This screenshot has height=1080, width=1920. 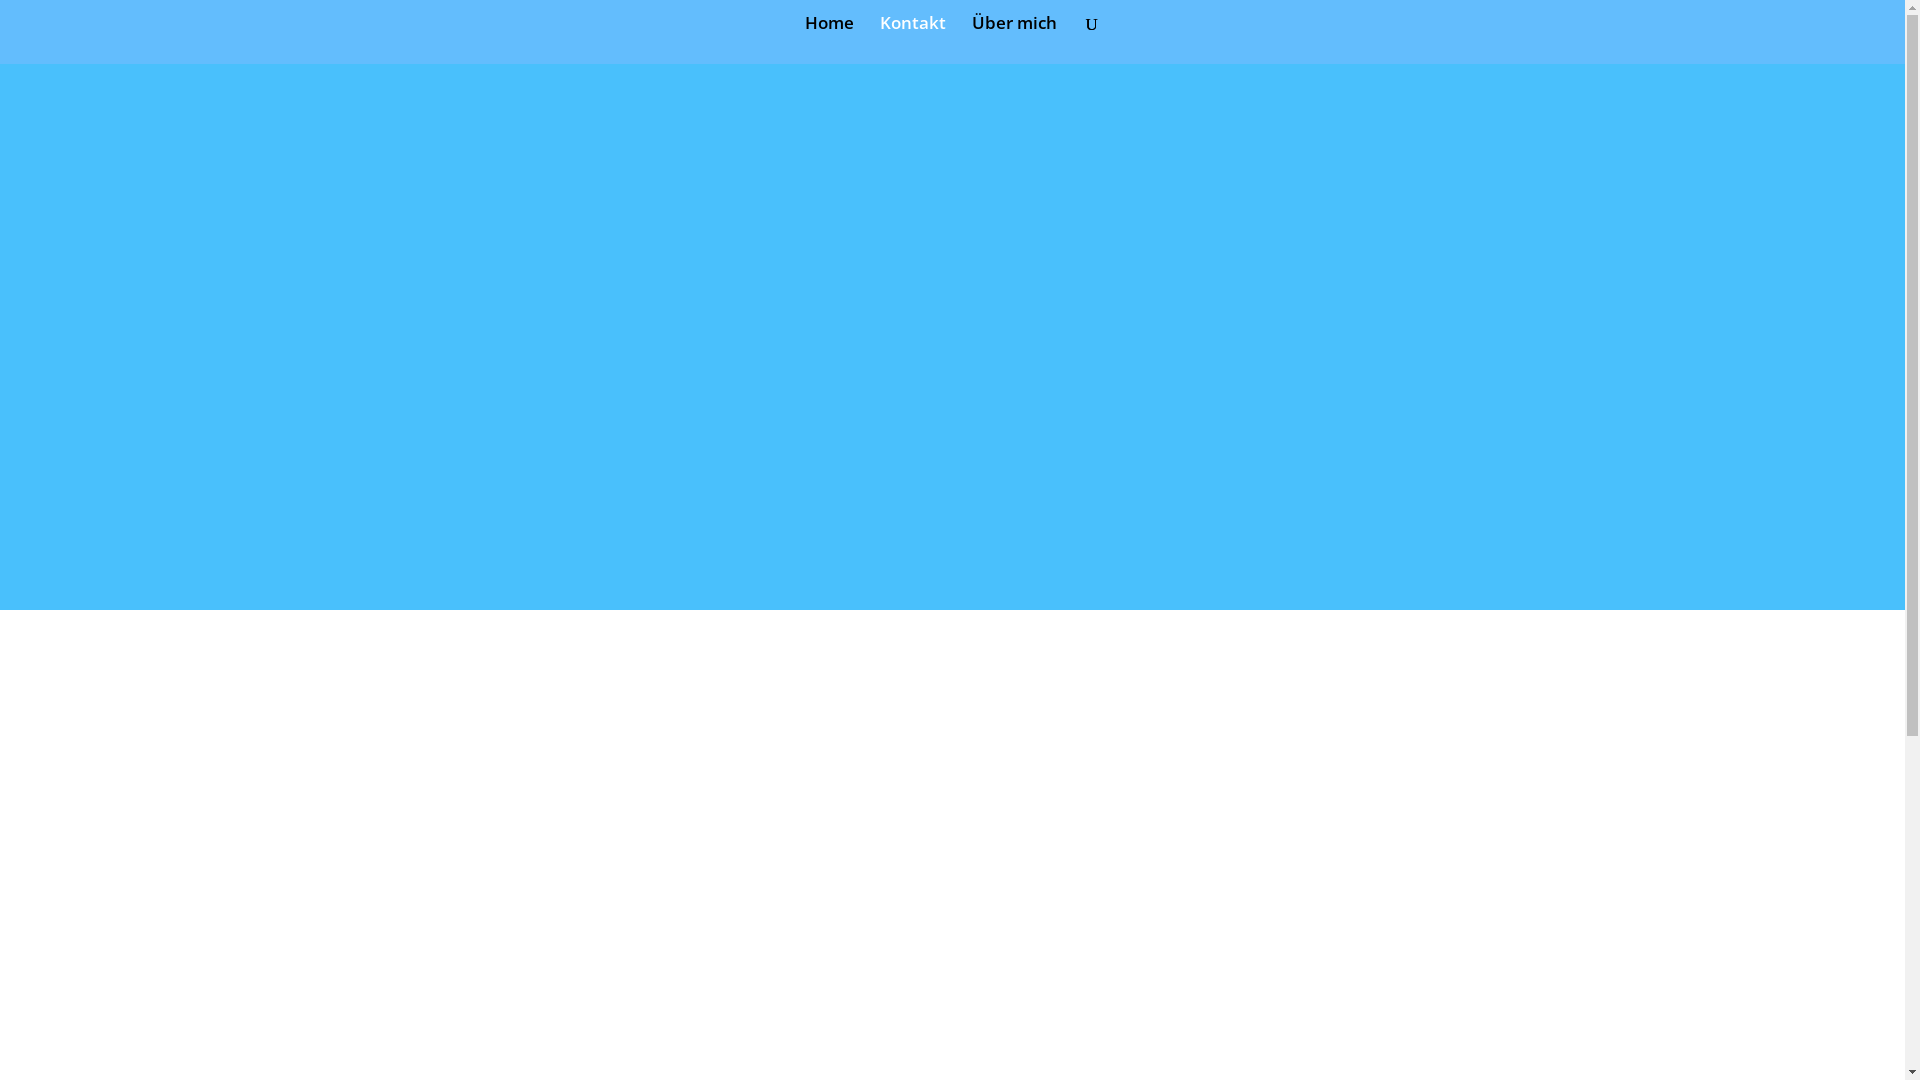 What do you see at coordinates (911, 39) in the screenshot?
I see `'Kontakt'` at bounding box center [911, 39].